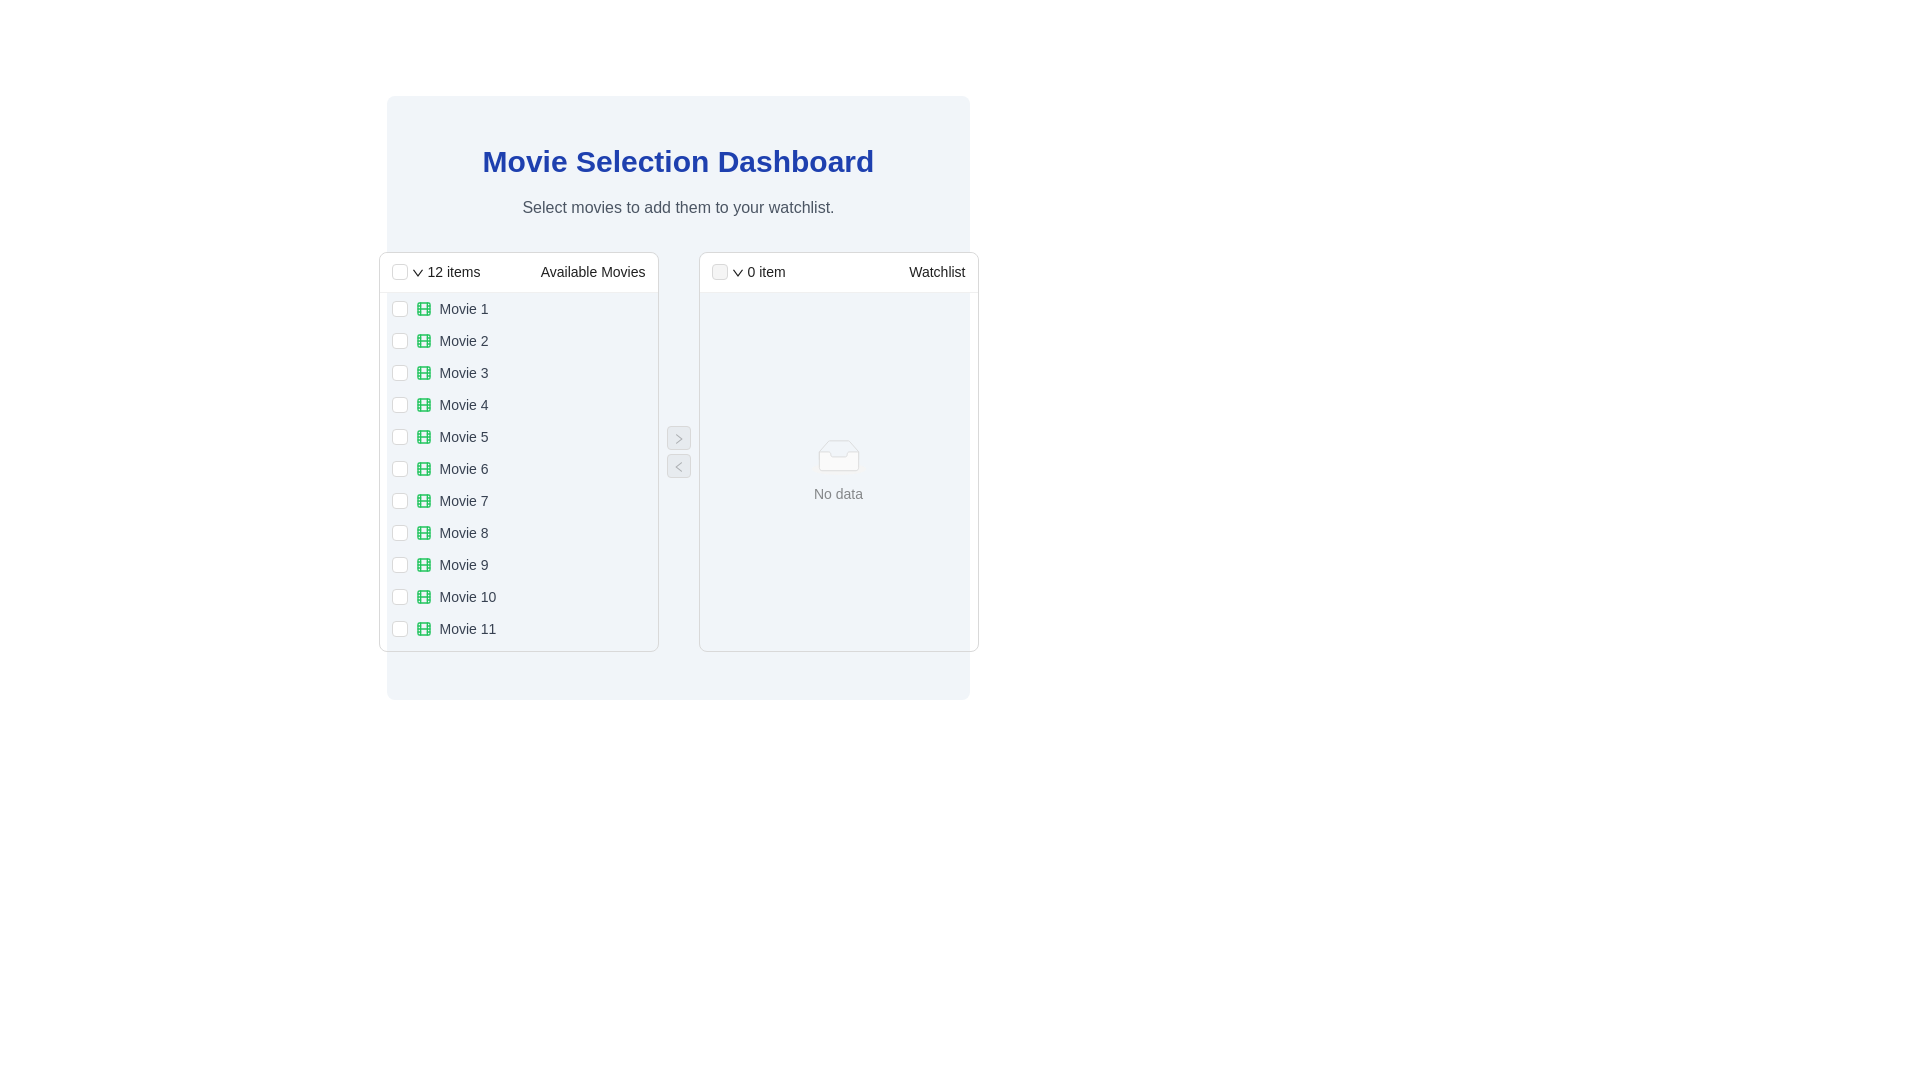  Describe the element at coordinates (463, 405) in the screenshot. I see `the text label displaying 'Movie 4' in the 'Available Movies' section, which is the fourth item in the list` at that location.